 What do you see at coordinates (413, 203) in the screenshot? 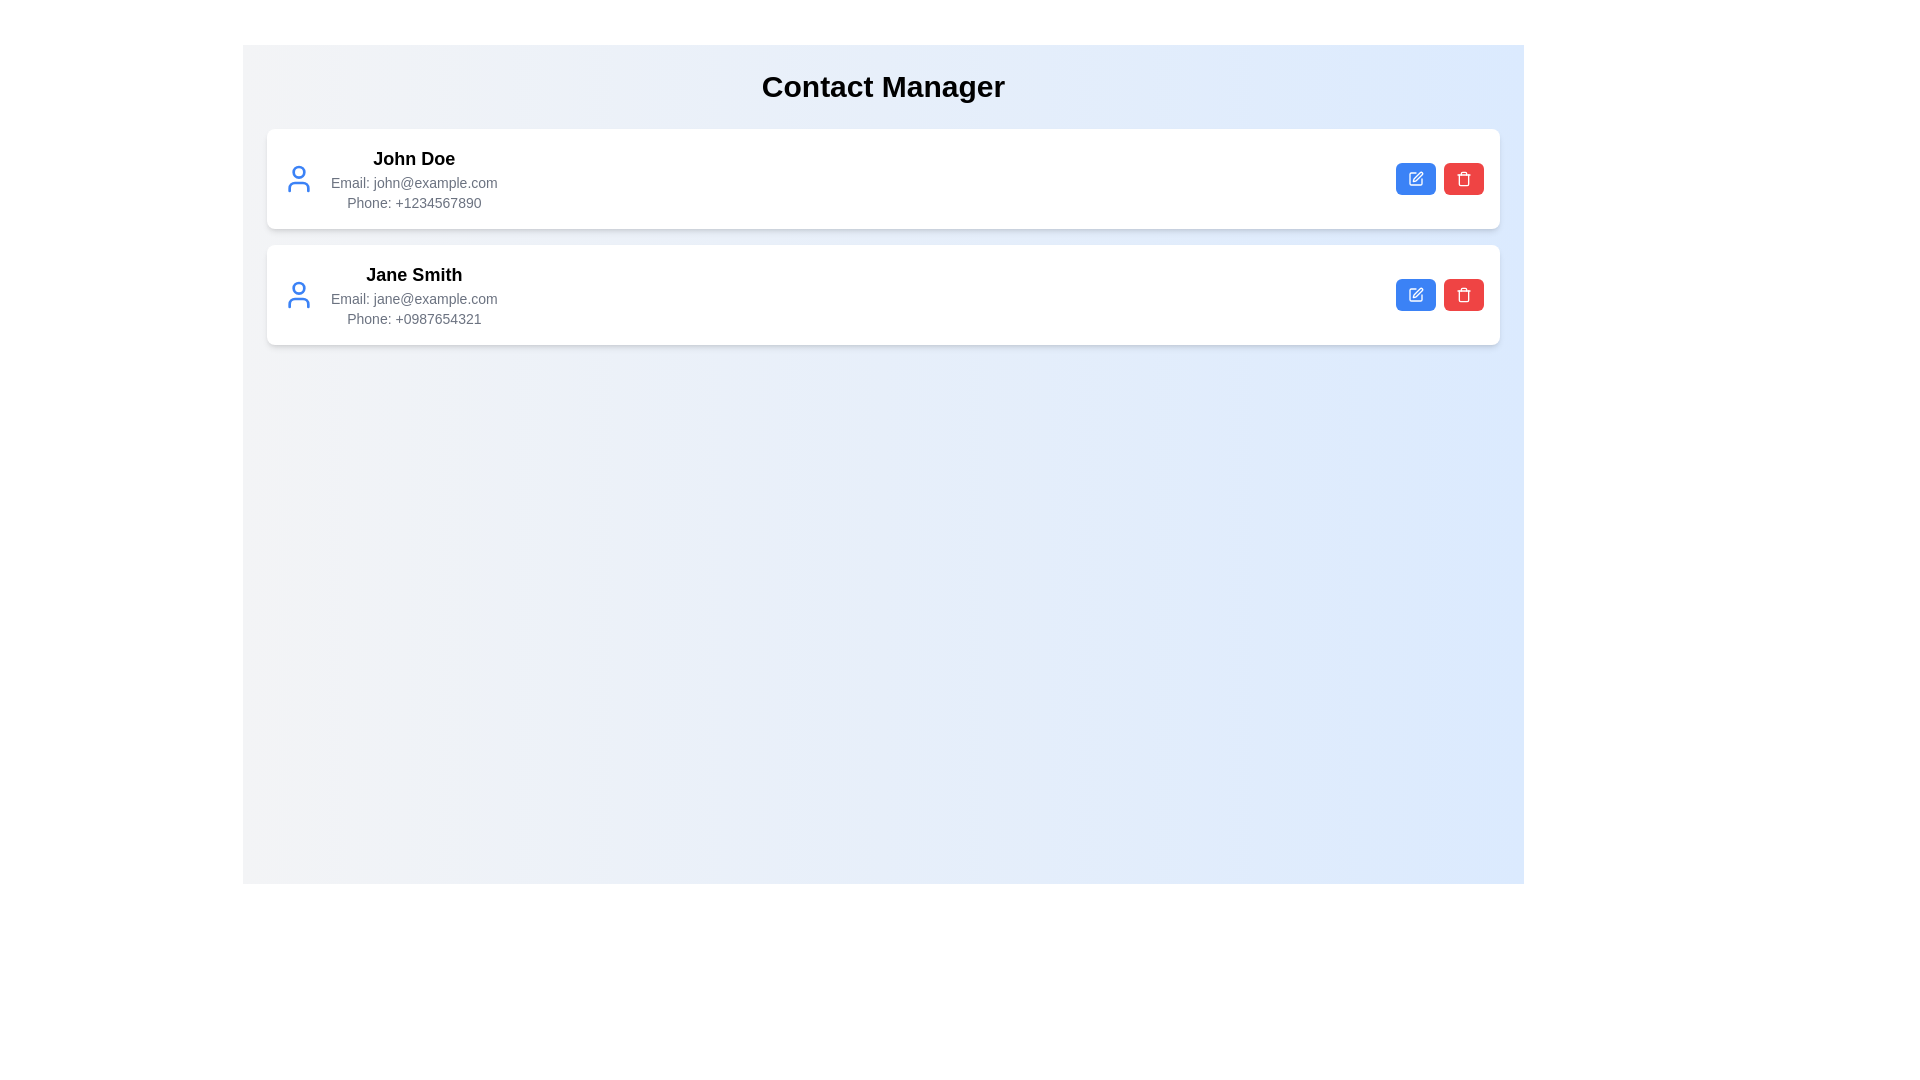
I see `the static text displaying the phone number associated with the contact 'John Doe', which is positioned under the email text 'Email: john@example.com' in the contact card` at bounding box center [413, 203].